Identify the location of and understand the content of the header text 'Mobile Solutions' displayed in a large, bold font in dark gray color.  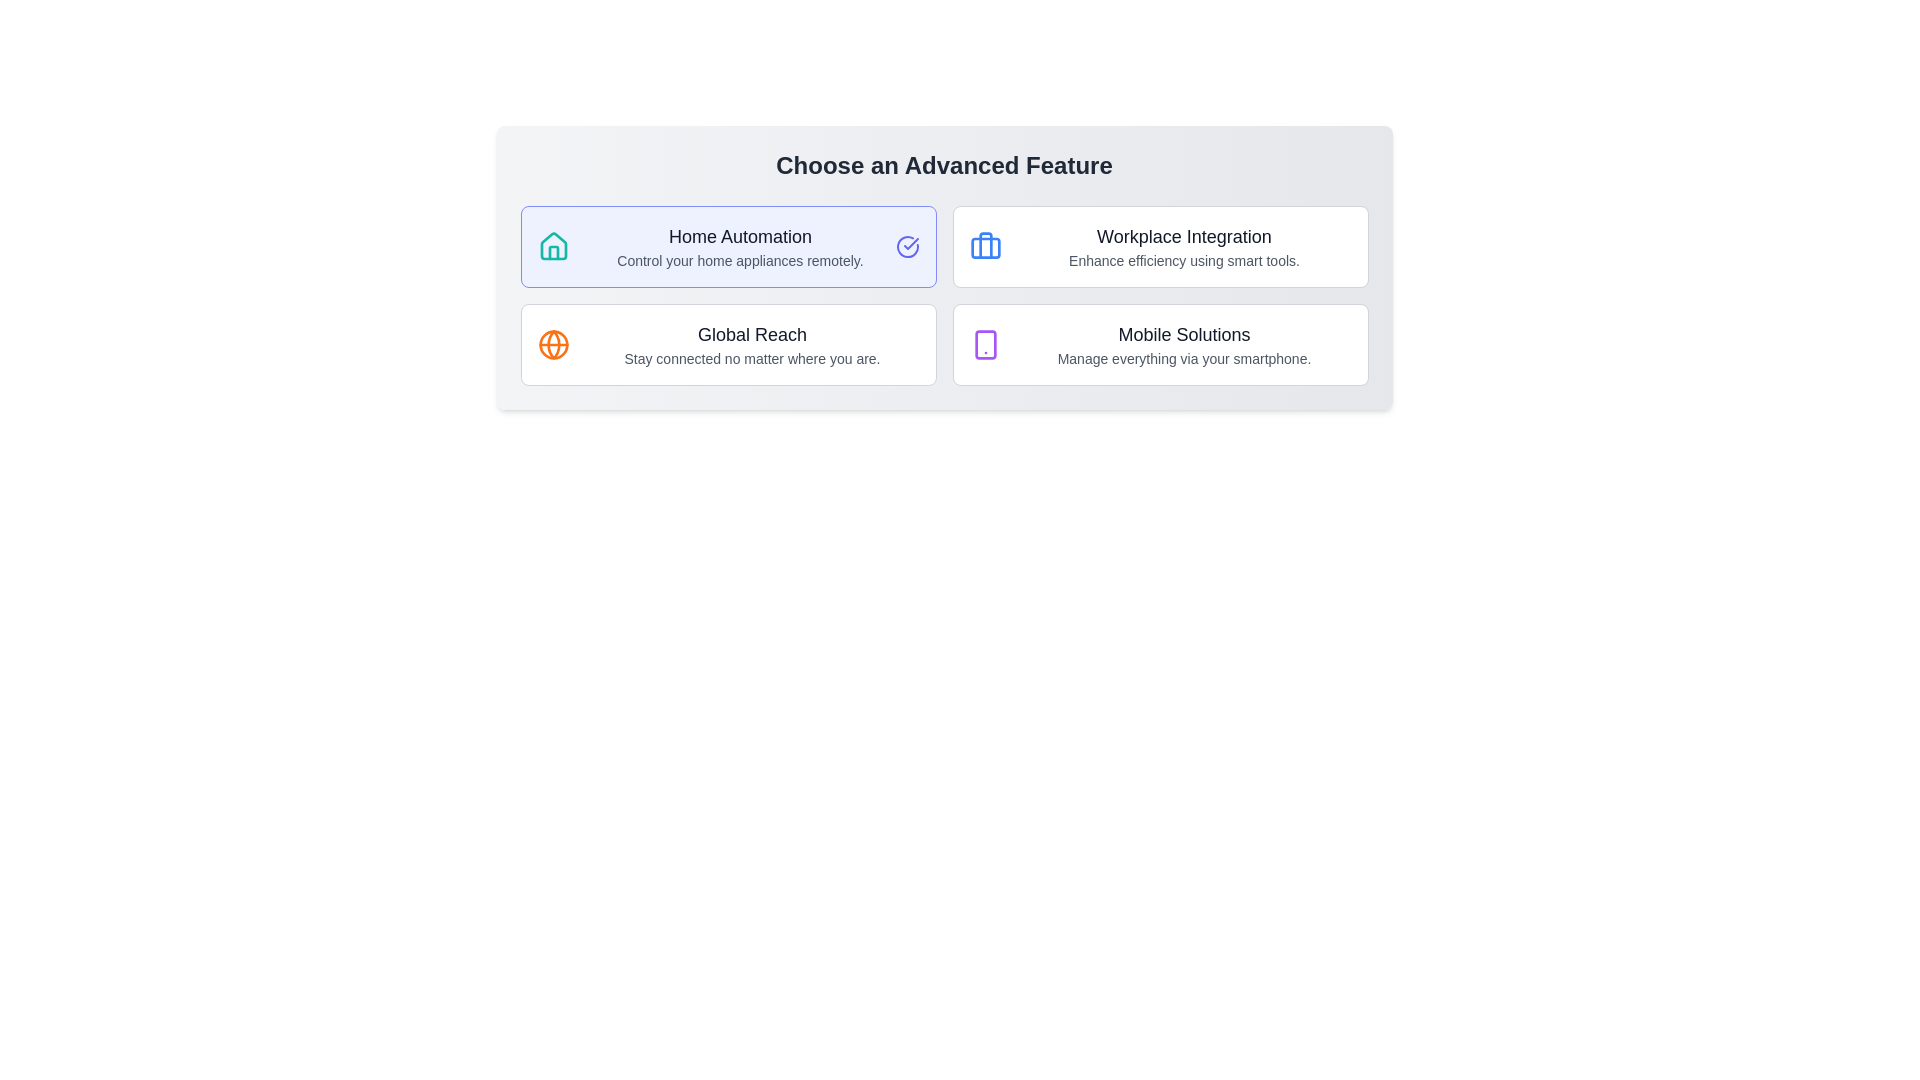
(1184, 334).